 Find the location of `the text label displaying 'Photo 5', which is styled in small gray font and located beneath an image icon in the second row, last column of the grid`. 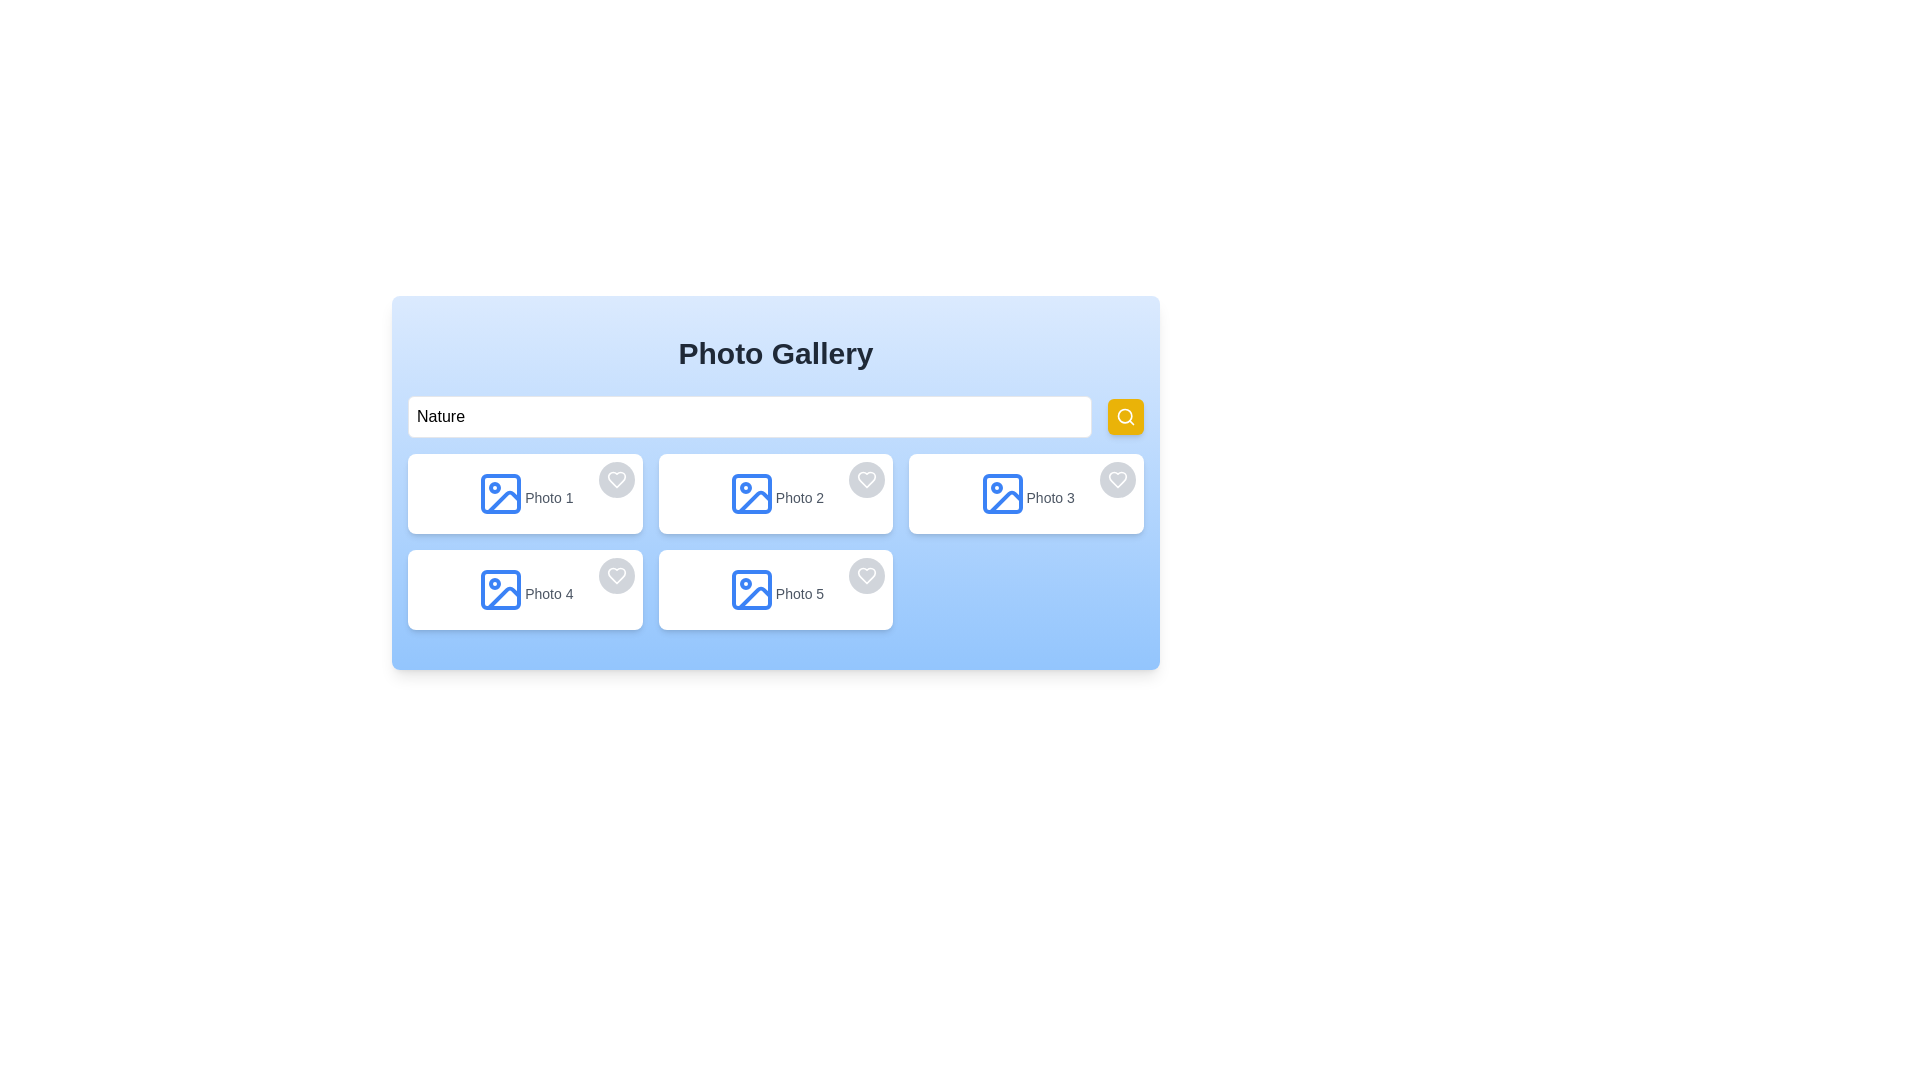

the text label displaying 'Photo 5', which is styled in small gray font and located beneath an image icon in the second row, last column of the grid is located at coordinates (800, 593).